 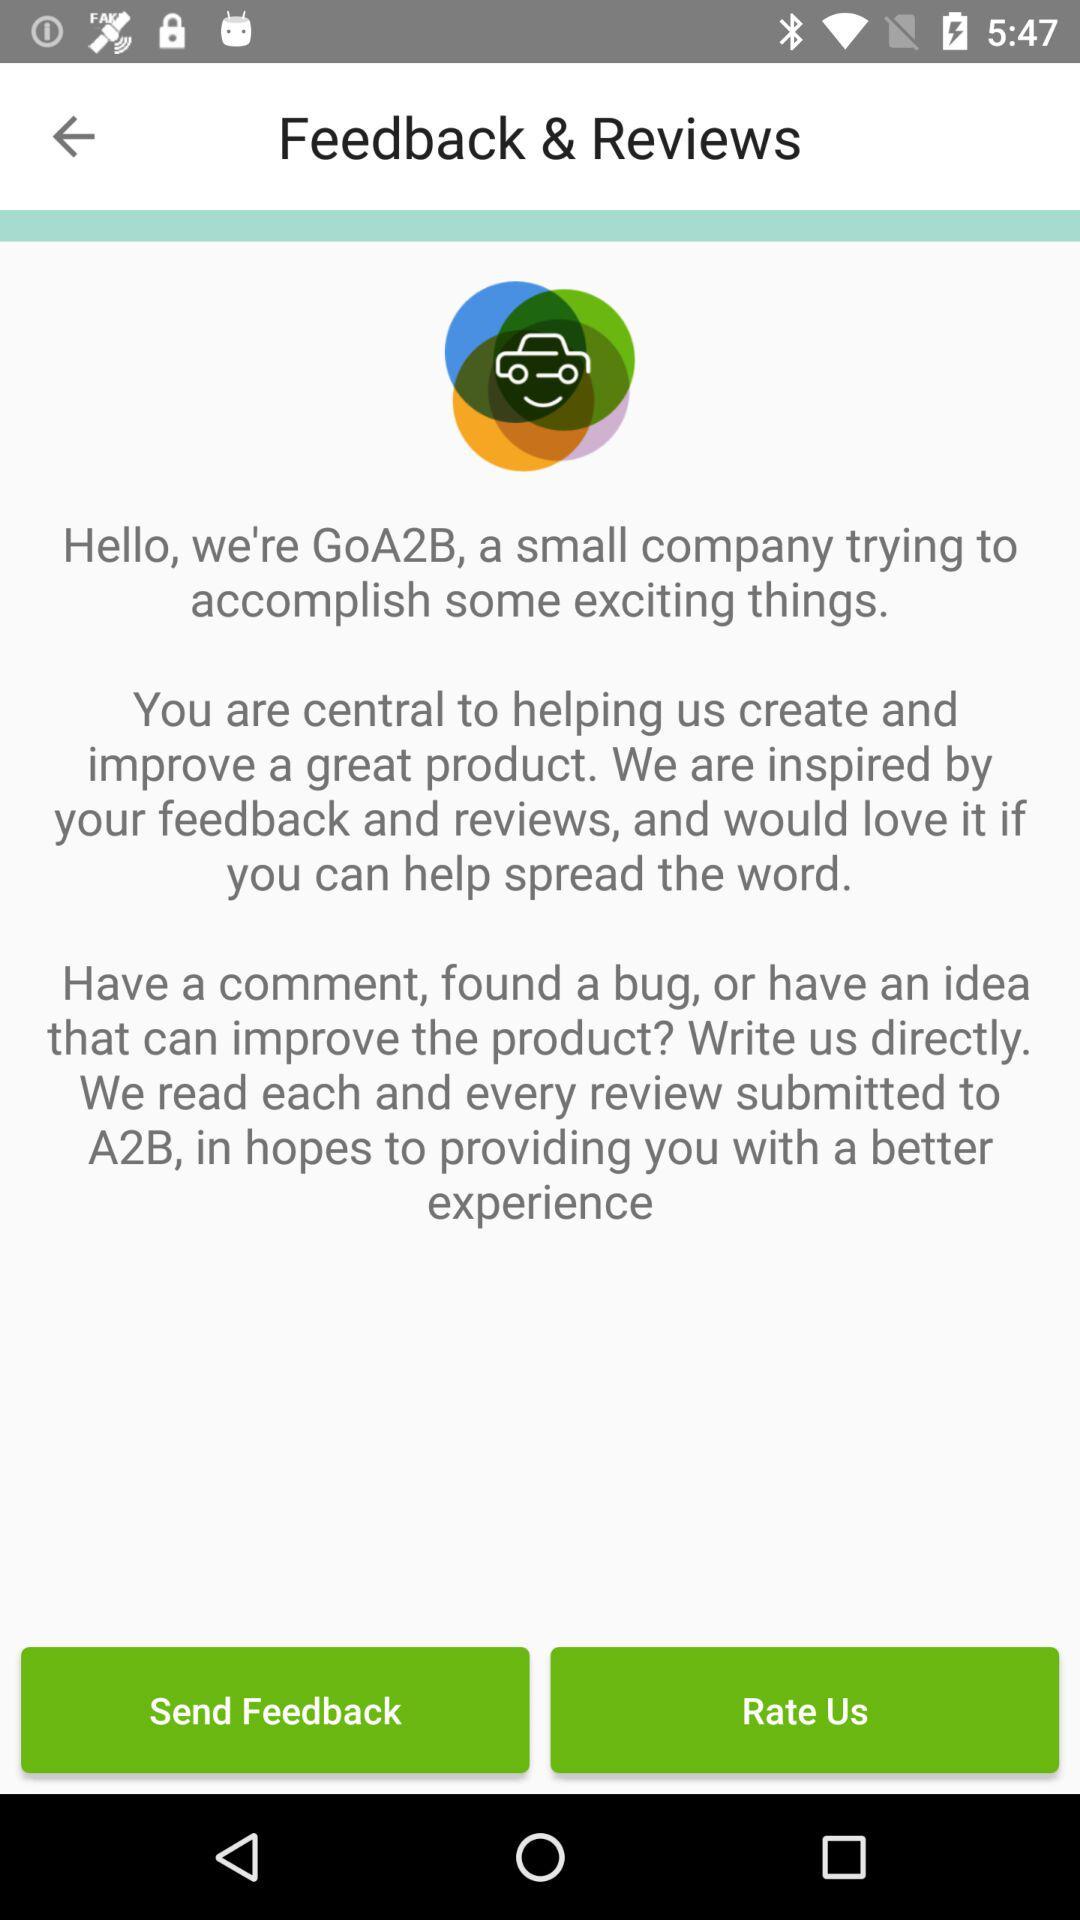 I want to click on send feedback icon, so click(x=275, y=1708).